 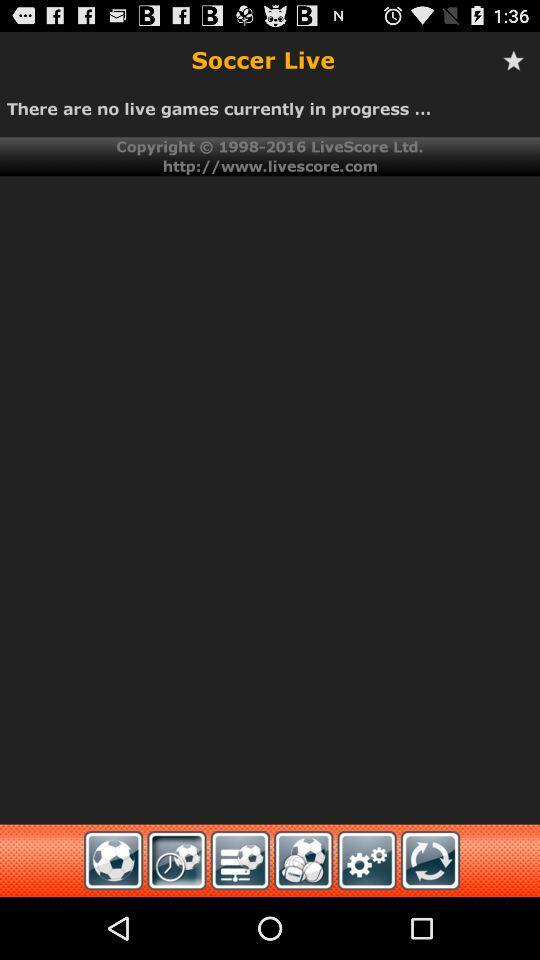 What do you see at coordinates (366, 921) in the screenshot?
I see `the settings icon` at bounding box center [366, 921].